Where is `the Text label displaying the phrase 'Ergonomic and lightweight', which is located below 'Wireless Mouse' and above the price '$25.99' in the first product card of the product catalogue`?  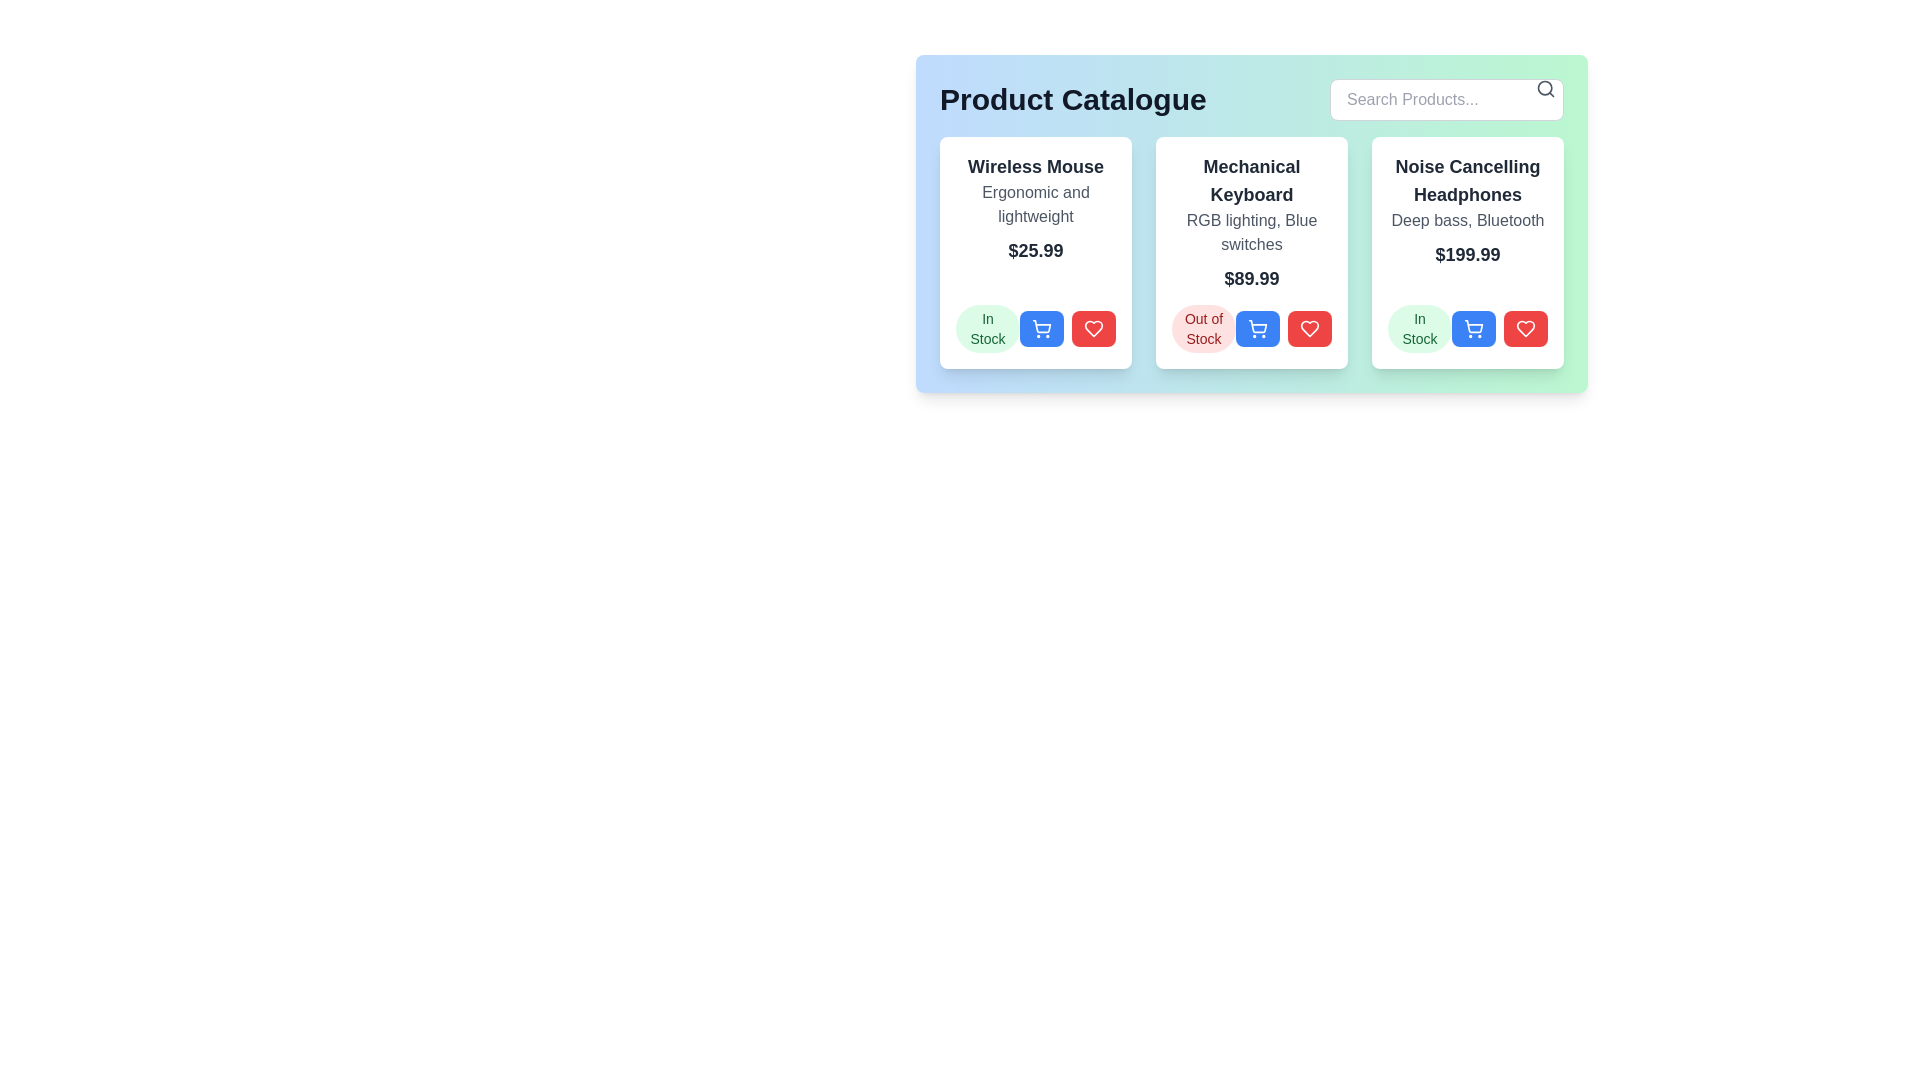
the Text label displaying the phrase 'Ergonomic and lightweight', which is located below 'Wireless Mouse' and above the price '$25.99' in the first product card of the product catalogue is located at coordinates (1036, 204).